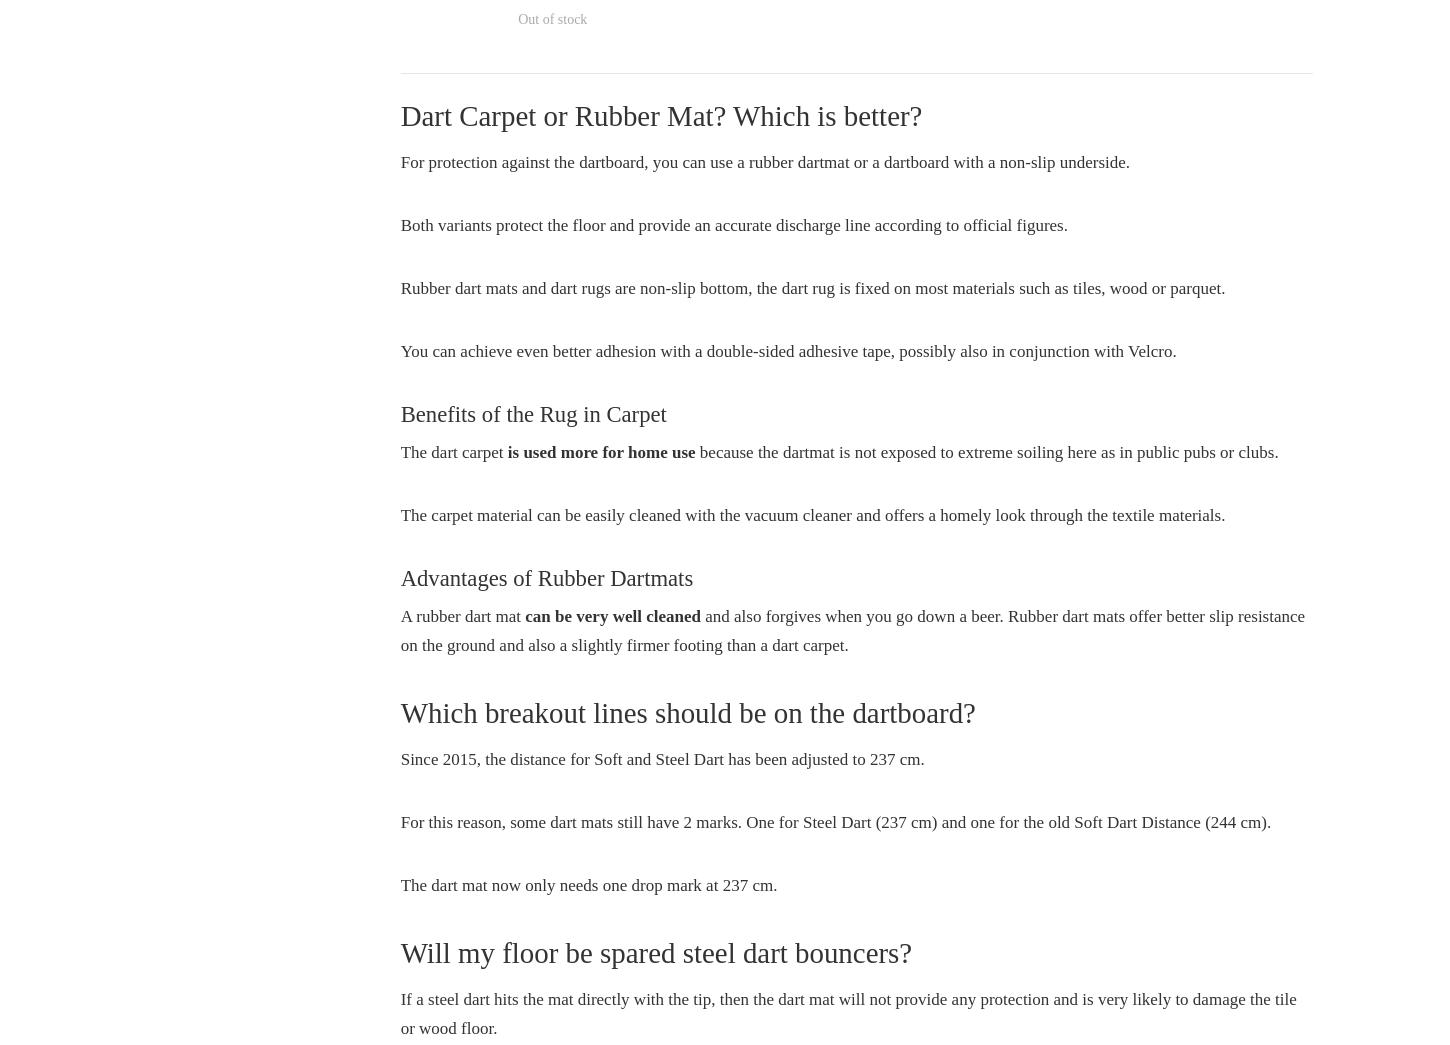 This screenshot has height=1045, width=1450. Describe the element at coordinates (765, 161) in the screenshot. I see `'For protection against the dartboard, you can use a rubber dartmat or a dartboard with a non-slip underside.'` at that location.